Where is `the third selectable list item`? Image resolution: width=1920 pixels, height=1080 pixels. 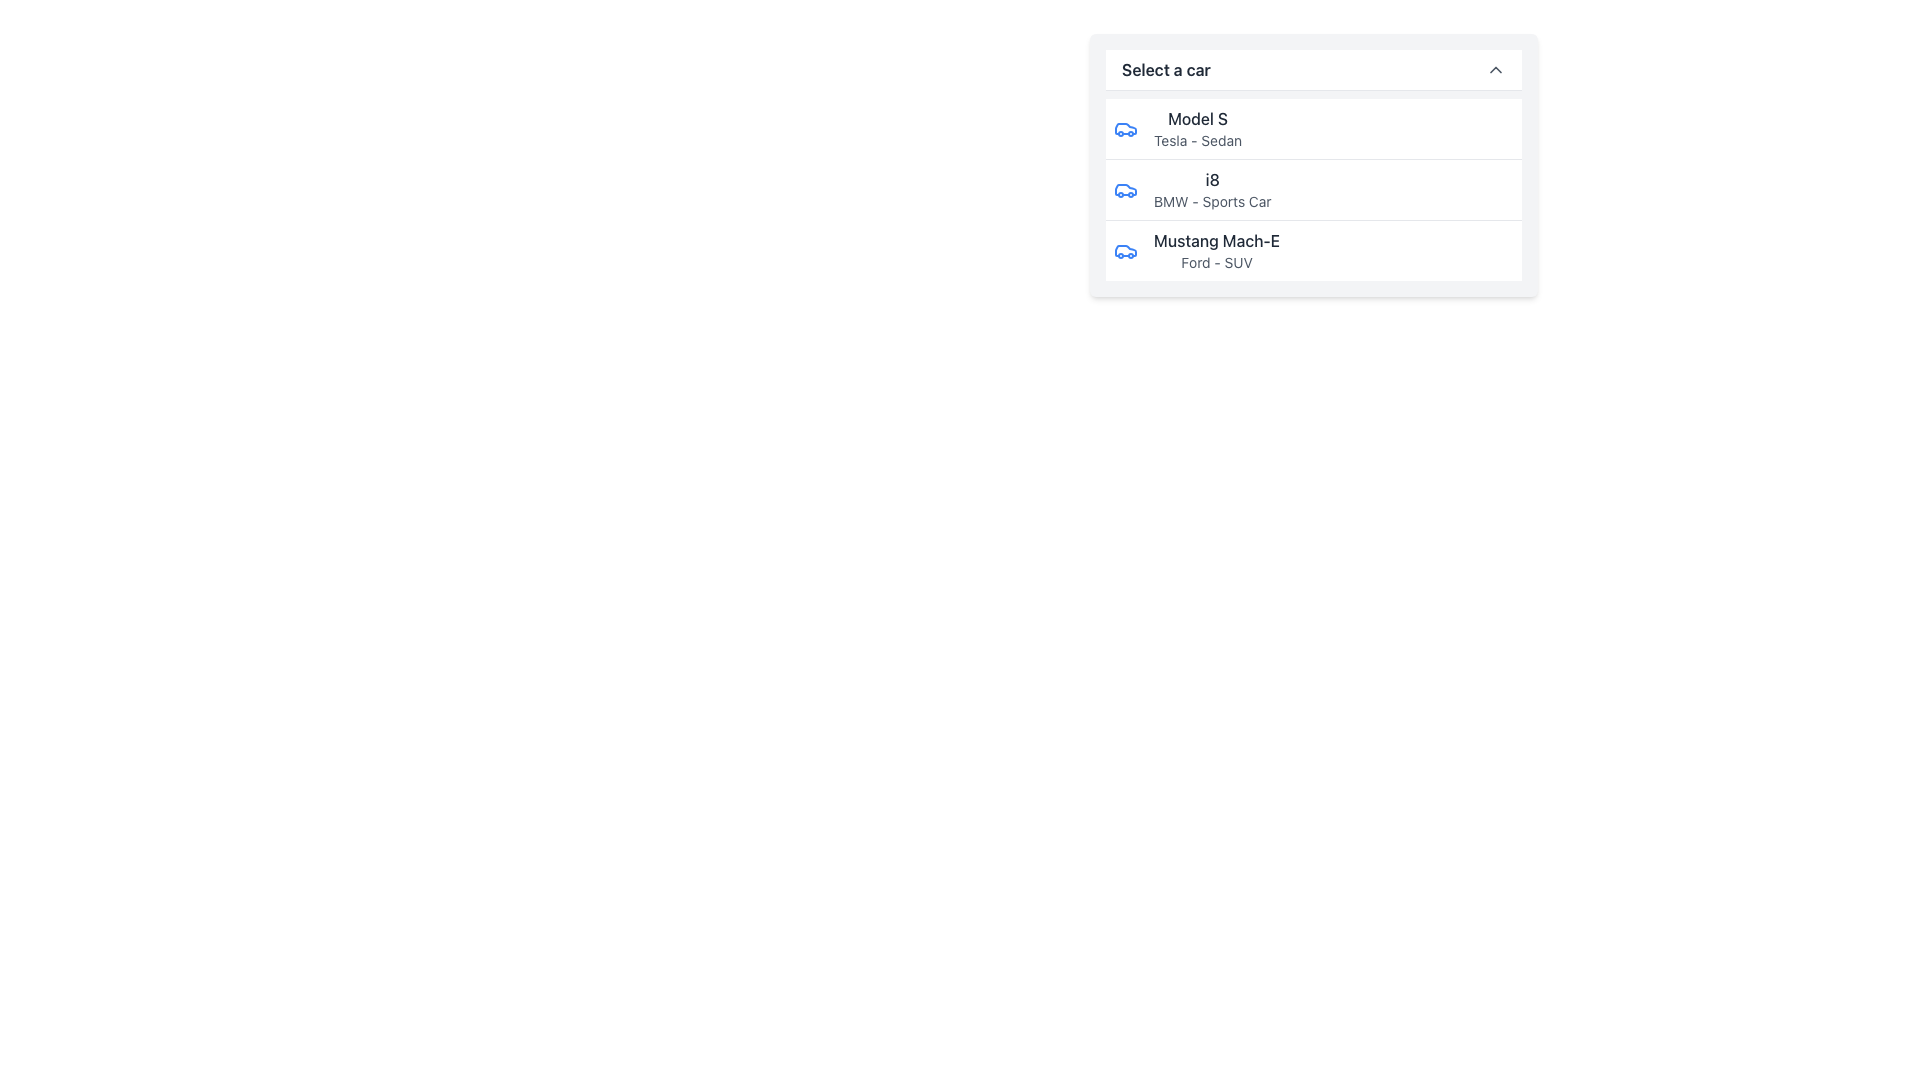 the third selectable list item is located at coordinates (1314, 249).